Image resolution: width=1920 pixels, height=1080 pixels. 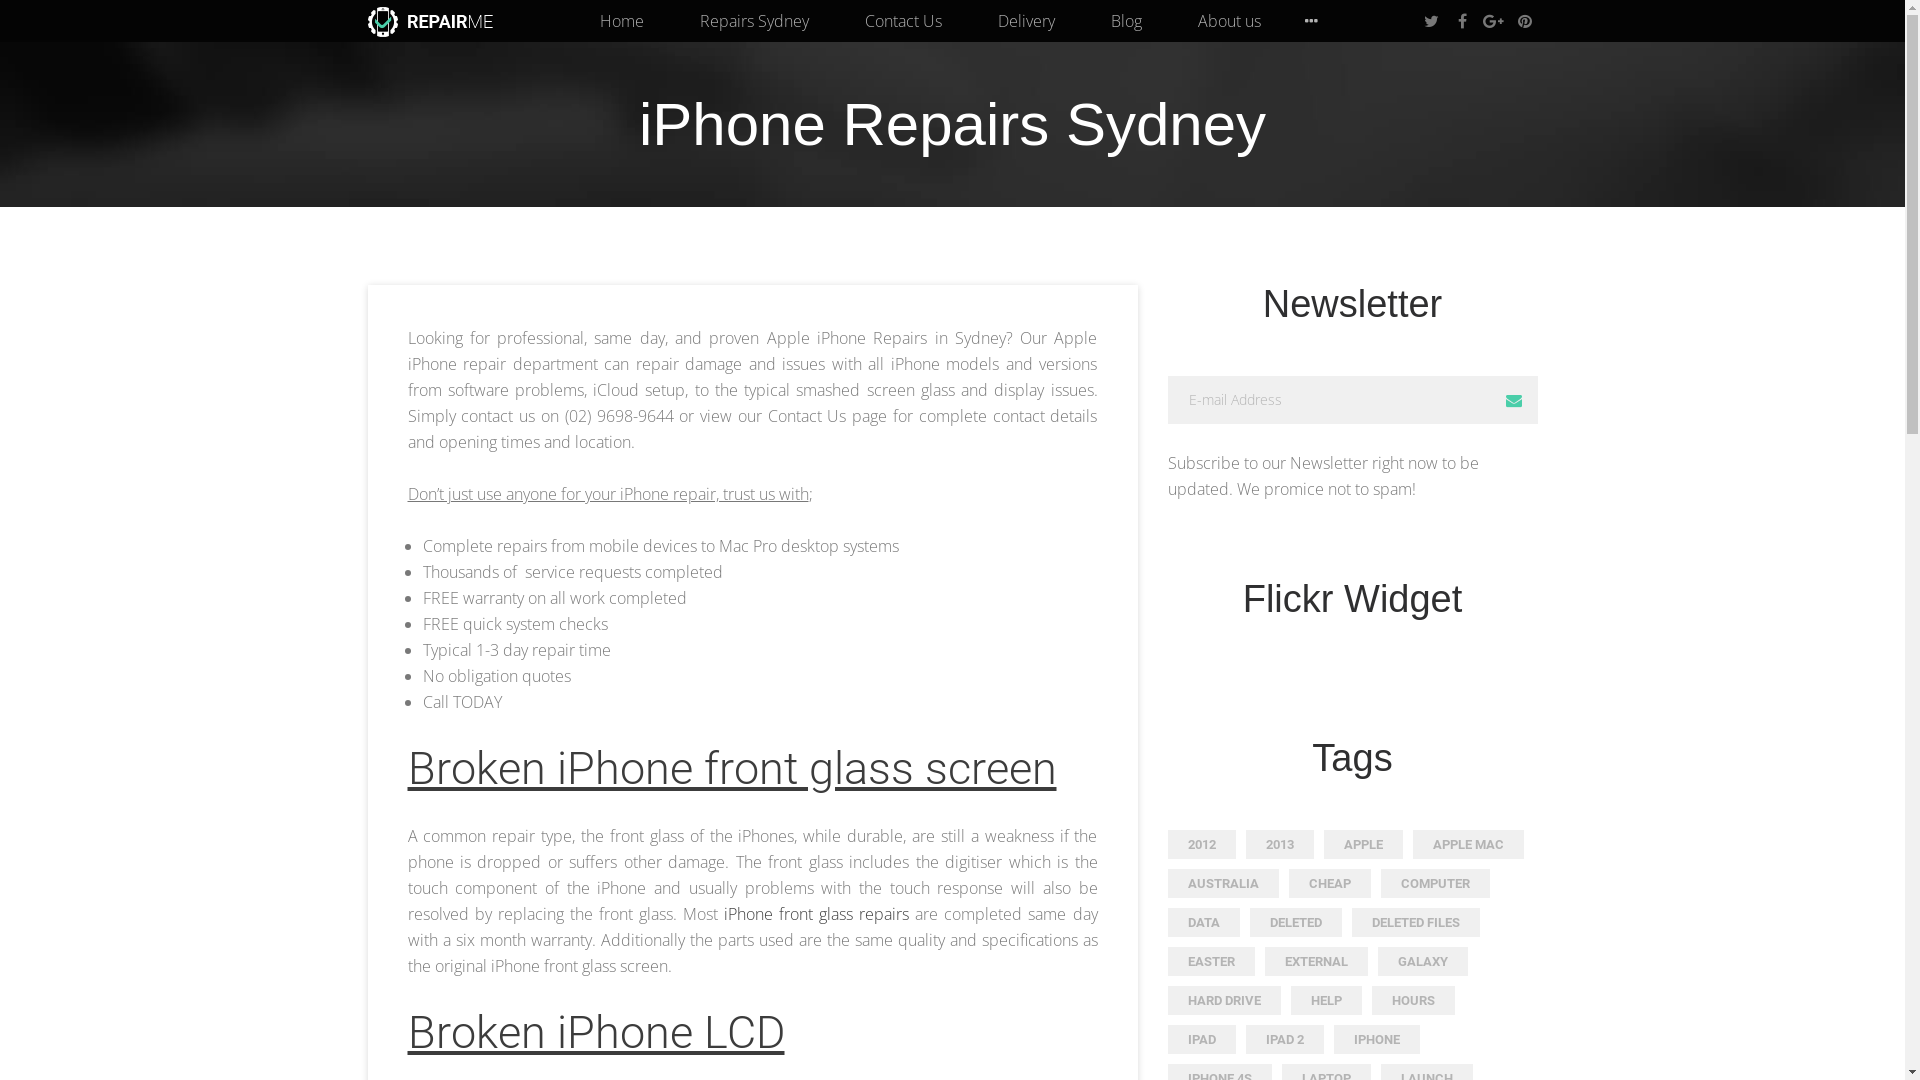 I want to click on 'iPhone front glass repairs', so click(x=816, y=914).